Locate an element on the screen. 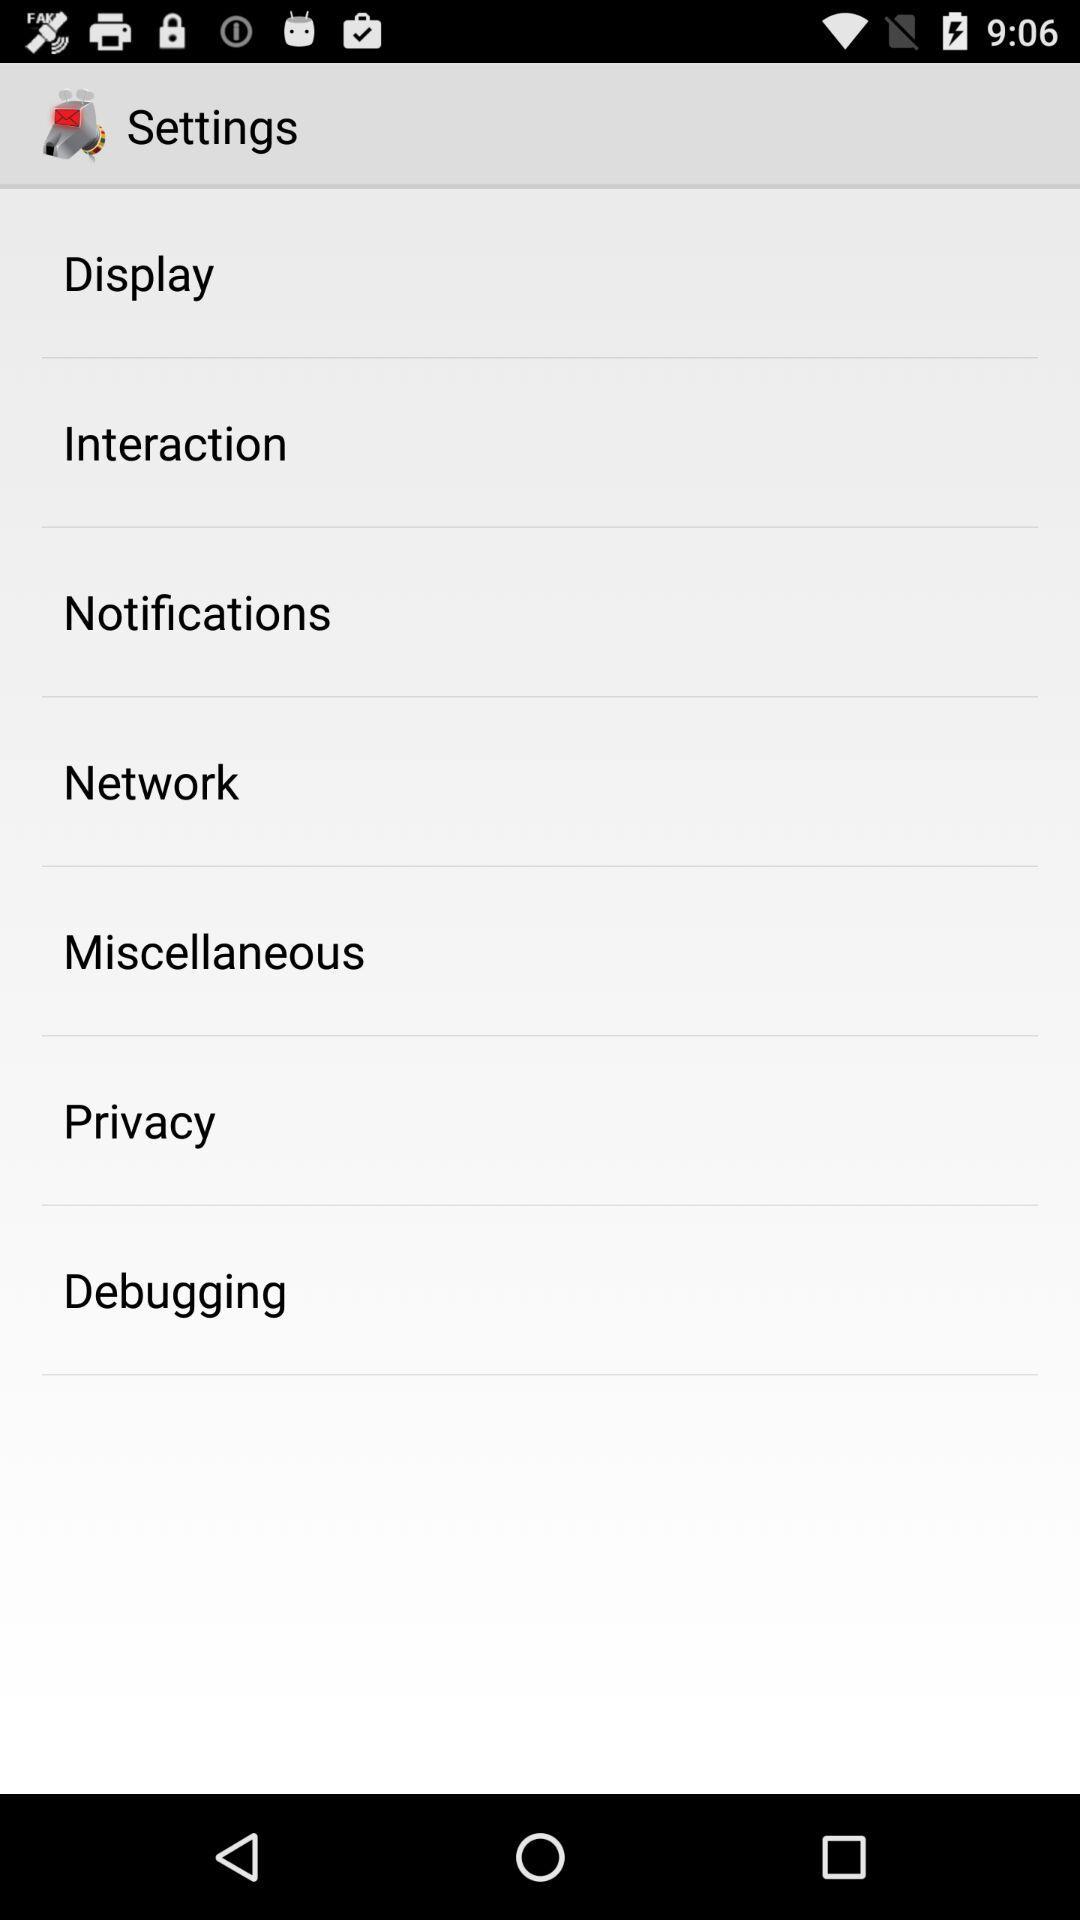  the app below notifications icon is located at coordinates (150, 780).